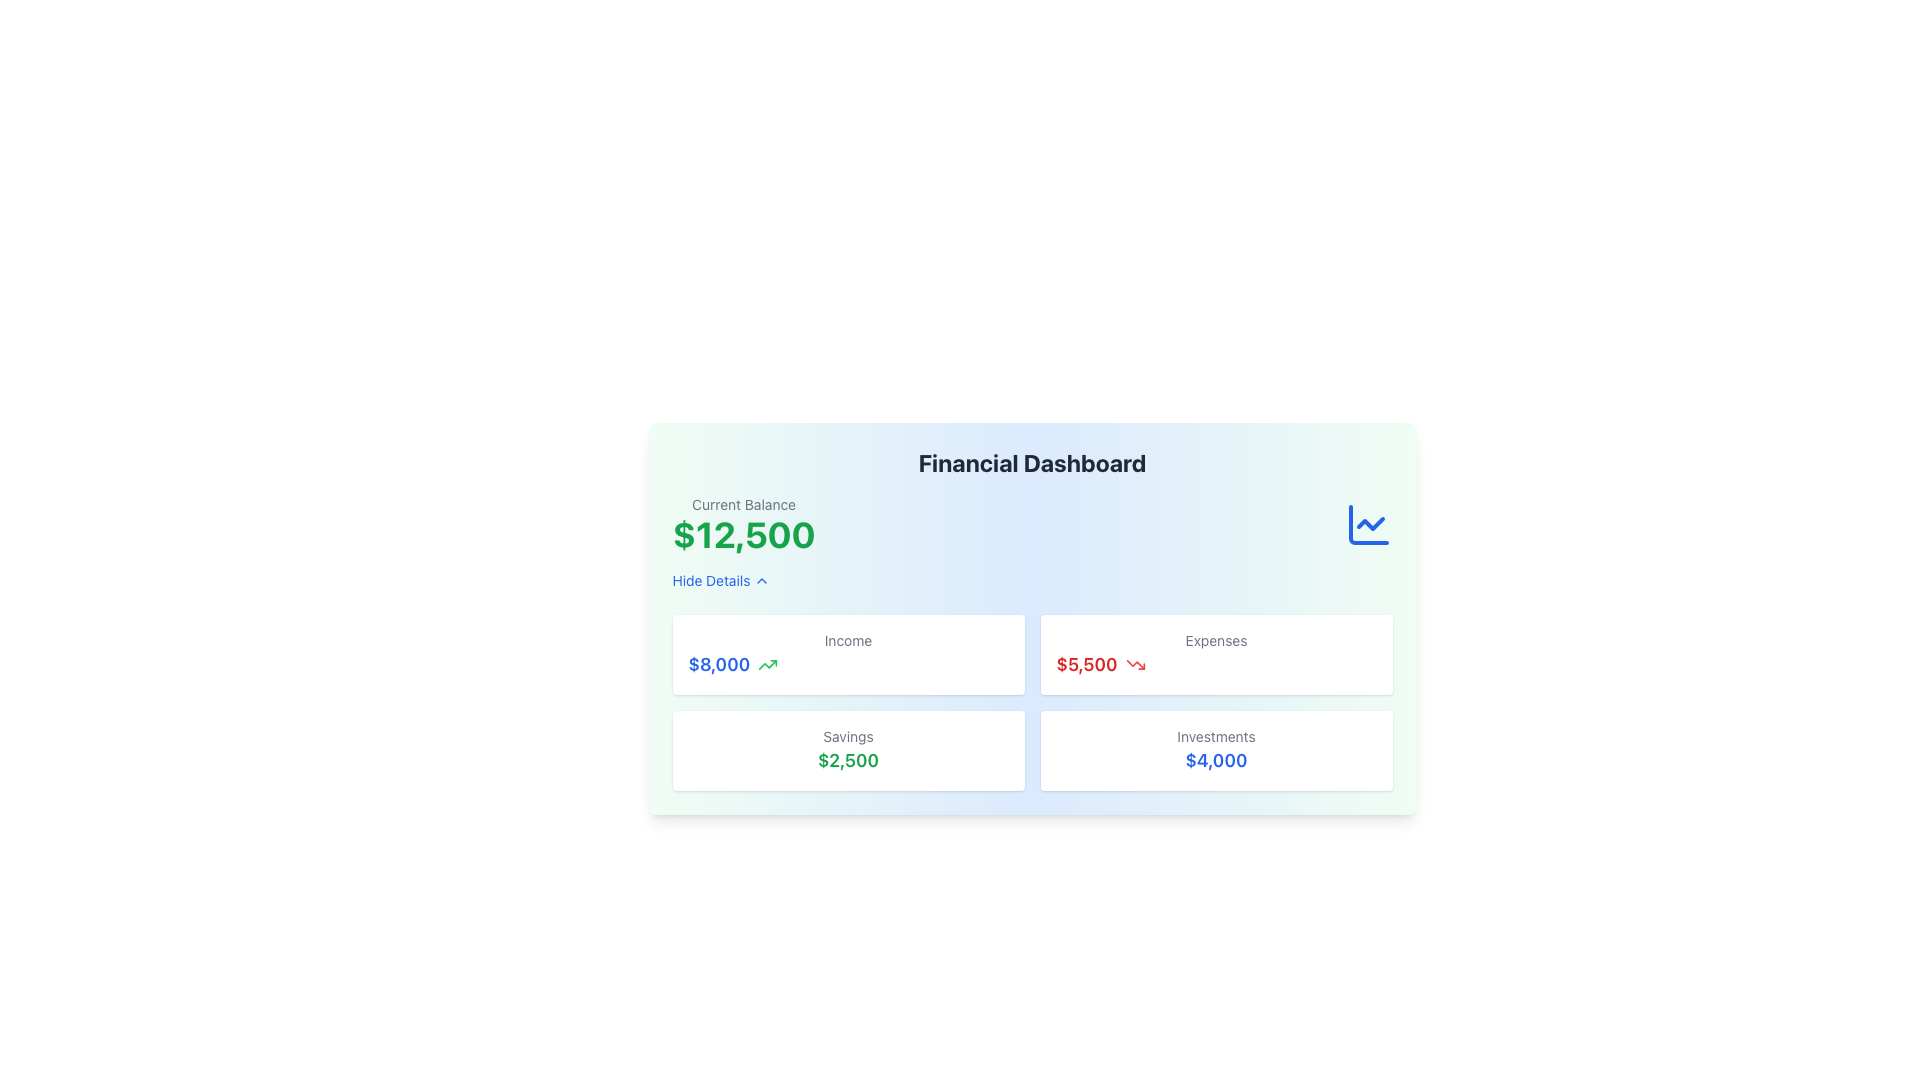 This screenshot has width=1920, height=1080. I want to click on the downward-pointing red arrow icon representing a decrease in the 'Expenses' section of the financial dashboard, located immediately to the right of the '$5,500' text, so click(1135, 664).